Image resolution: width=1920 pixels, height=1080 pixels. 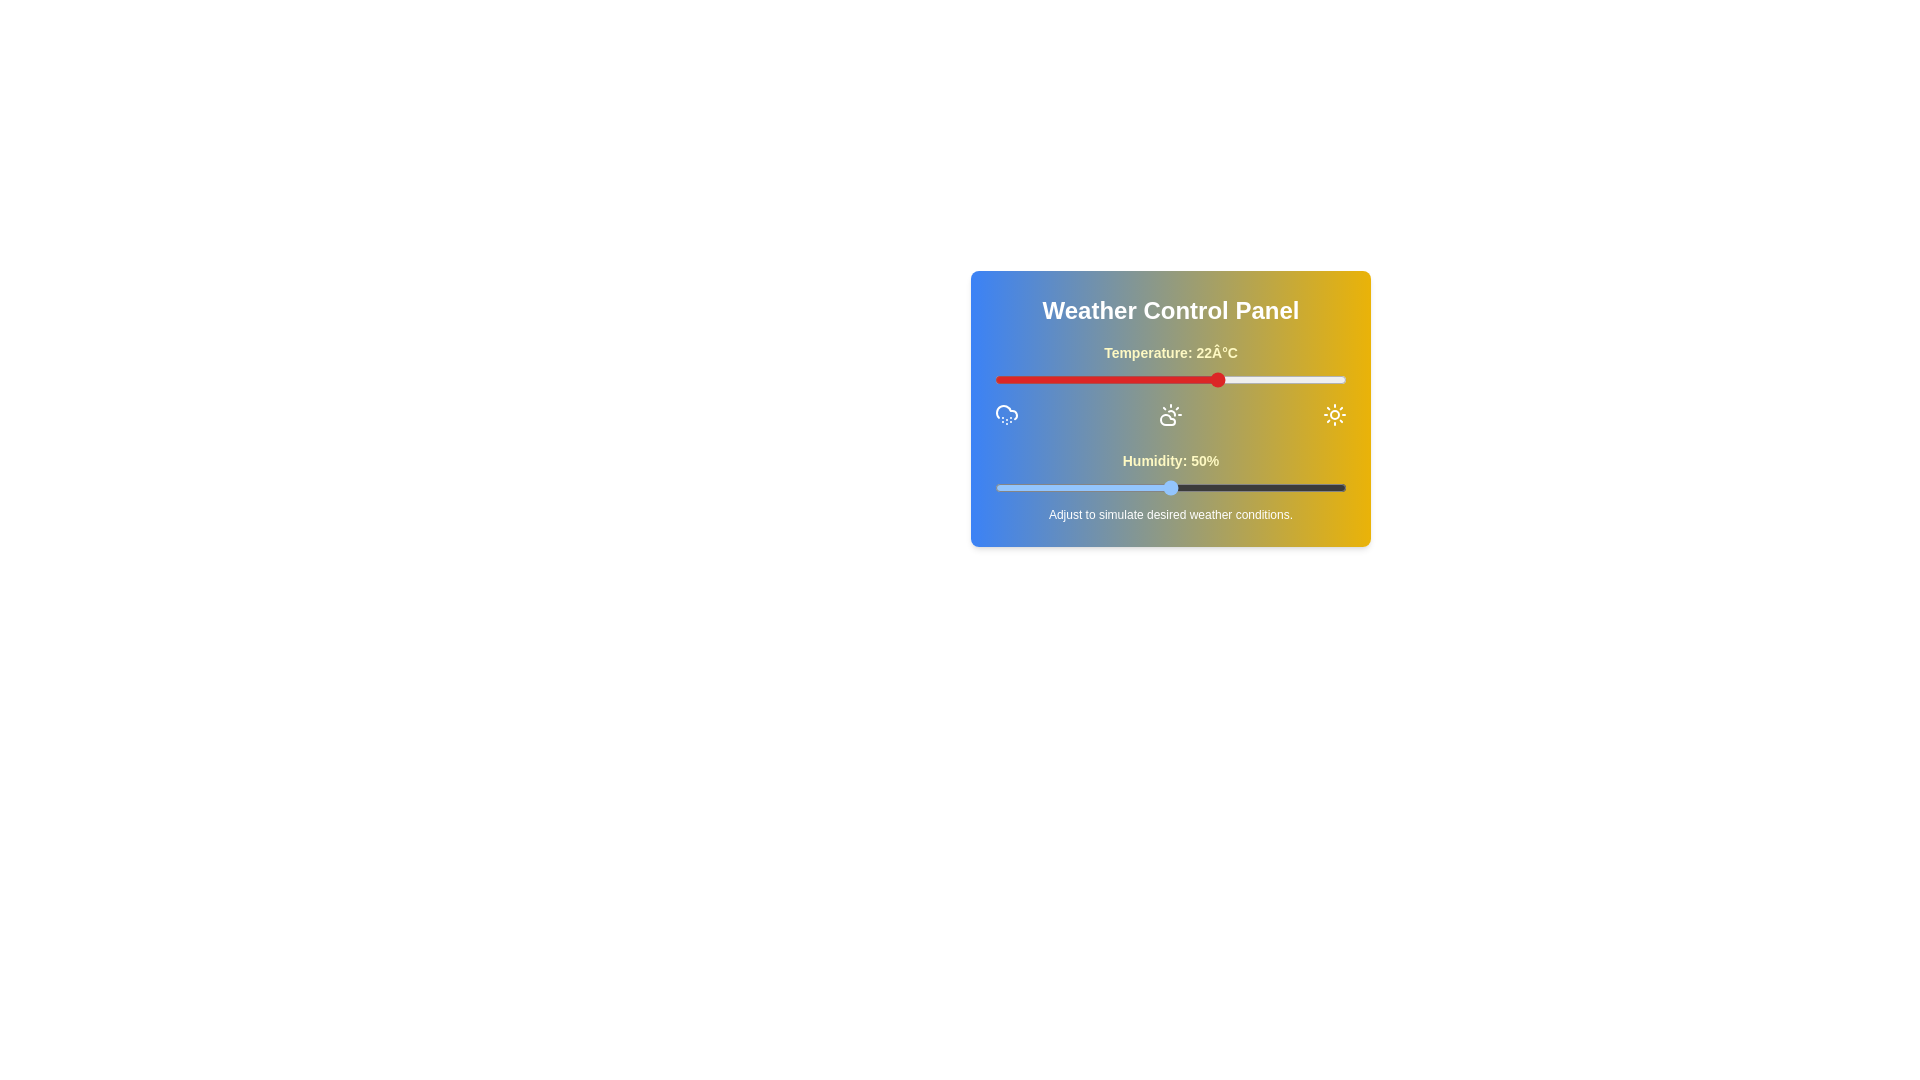 What do you see at coordinates (1064, 380) in the screenshot?
I see `temperature` at bounding box center [1064, 380].